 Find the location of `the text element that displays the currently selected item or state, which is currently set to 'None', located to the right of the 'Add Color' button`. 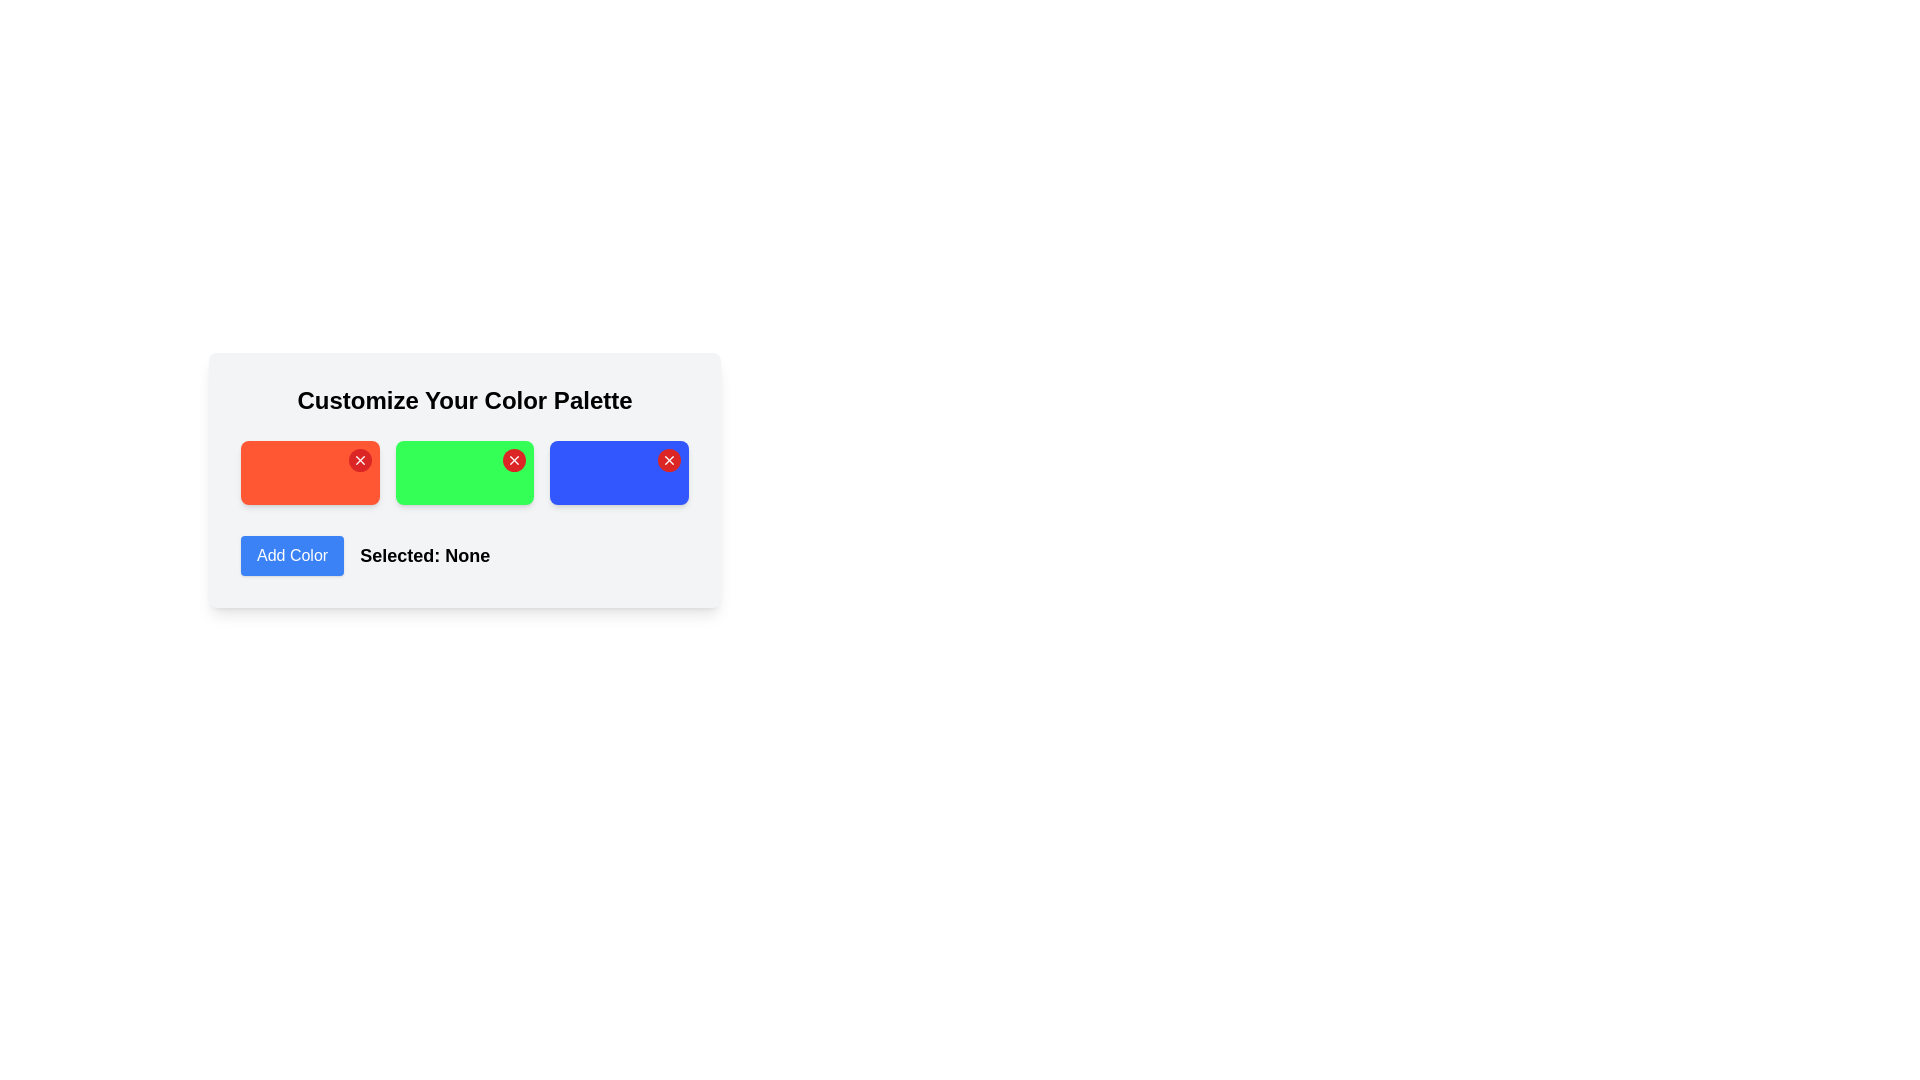

the text element that displays the currently selected item or state, which is currently set to 'None', located to the right of the 'Add Color' button is located at coordinates (424, 555).